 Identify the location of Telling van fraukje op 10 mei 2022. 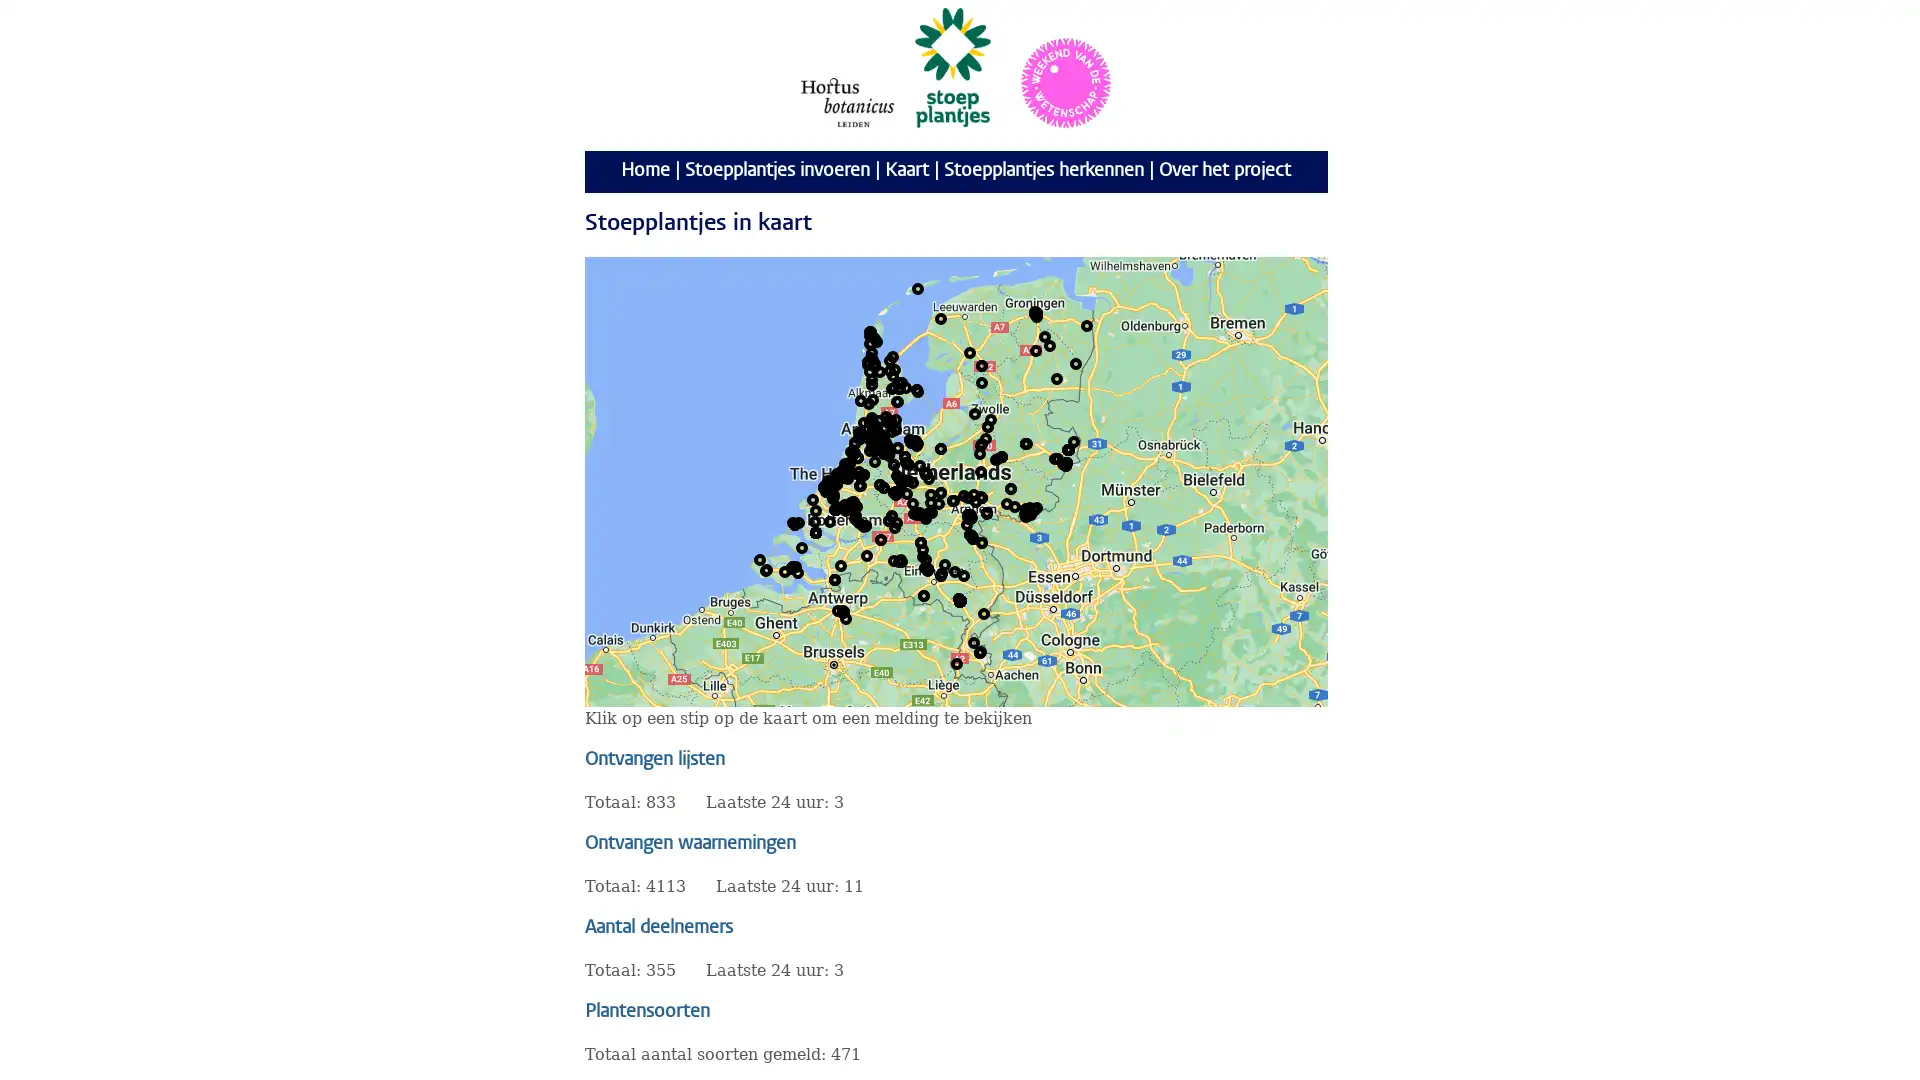
(928, 478).